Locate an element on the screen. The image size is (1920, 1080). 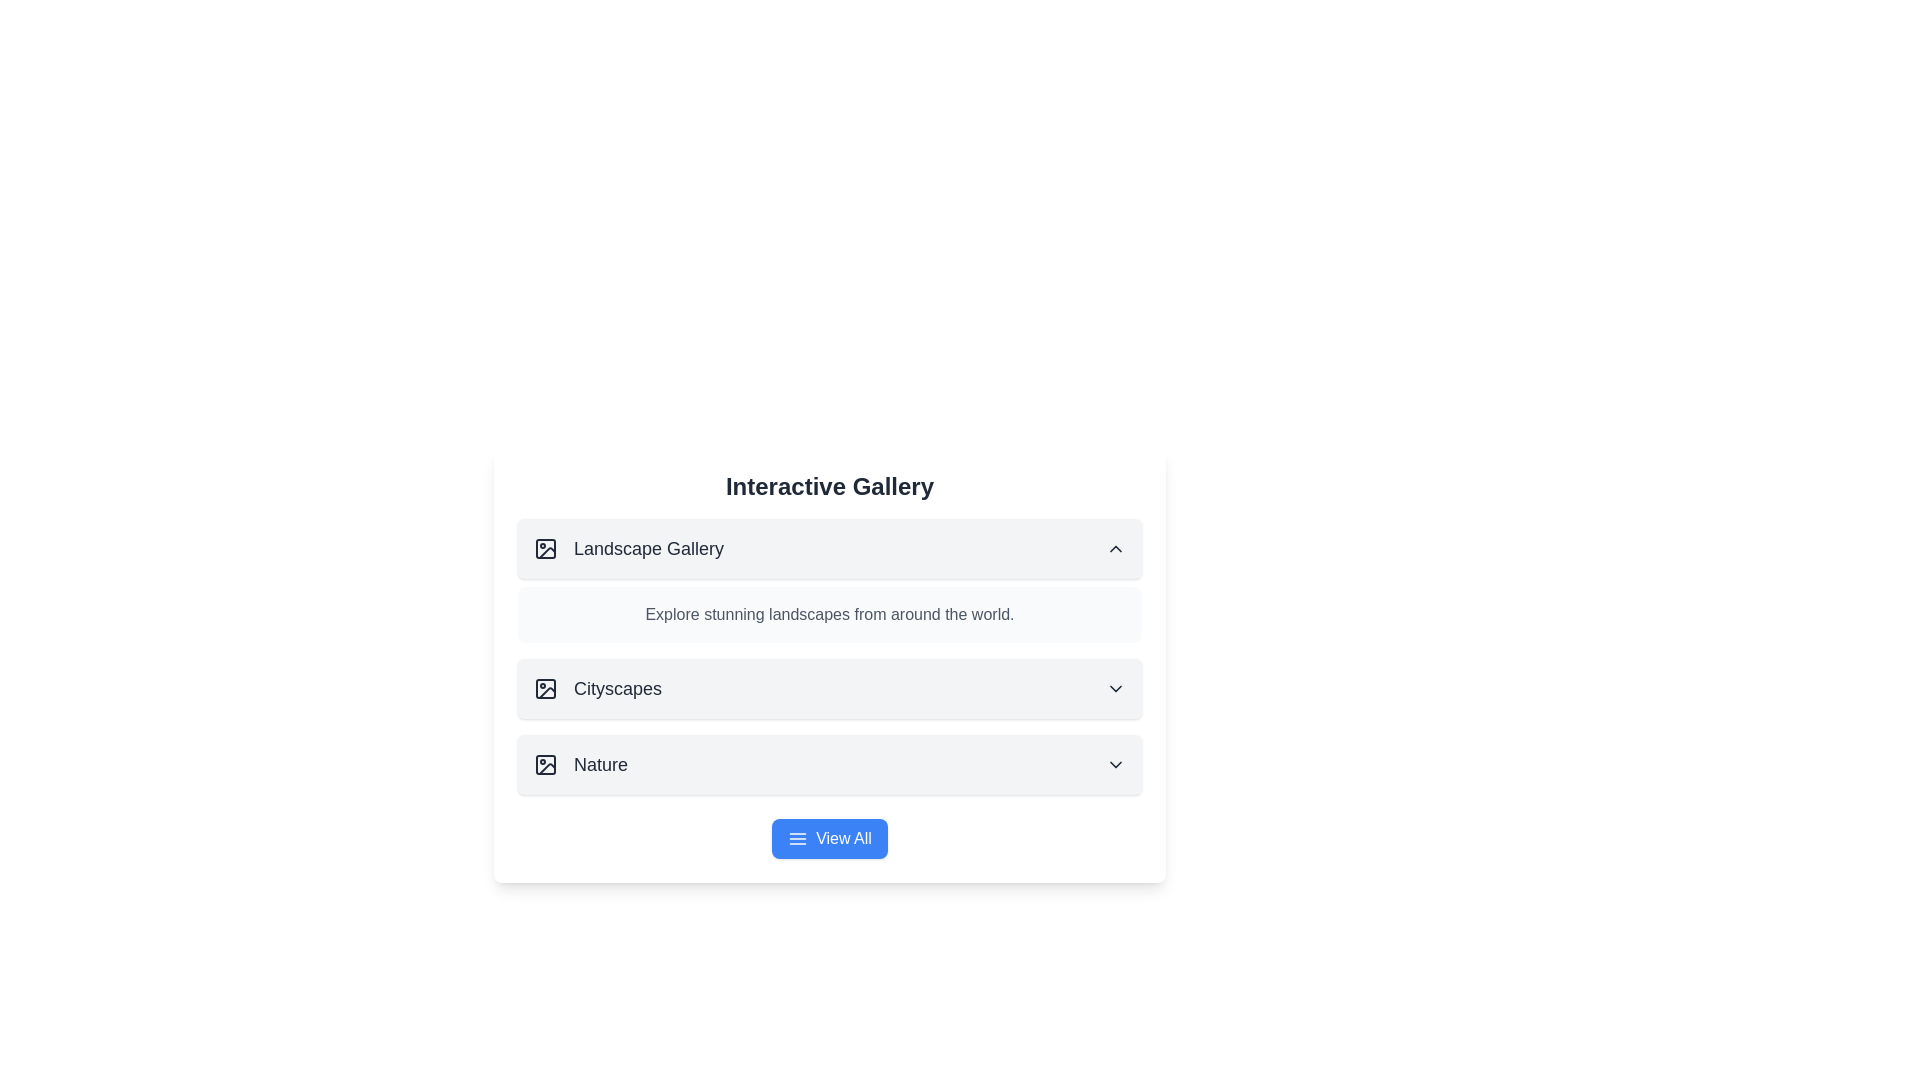
the 'Landscape Gallery' button, which is the first item in a vertically stacked list with a light gray background is located at coordinates (830, 548).